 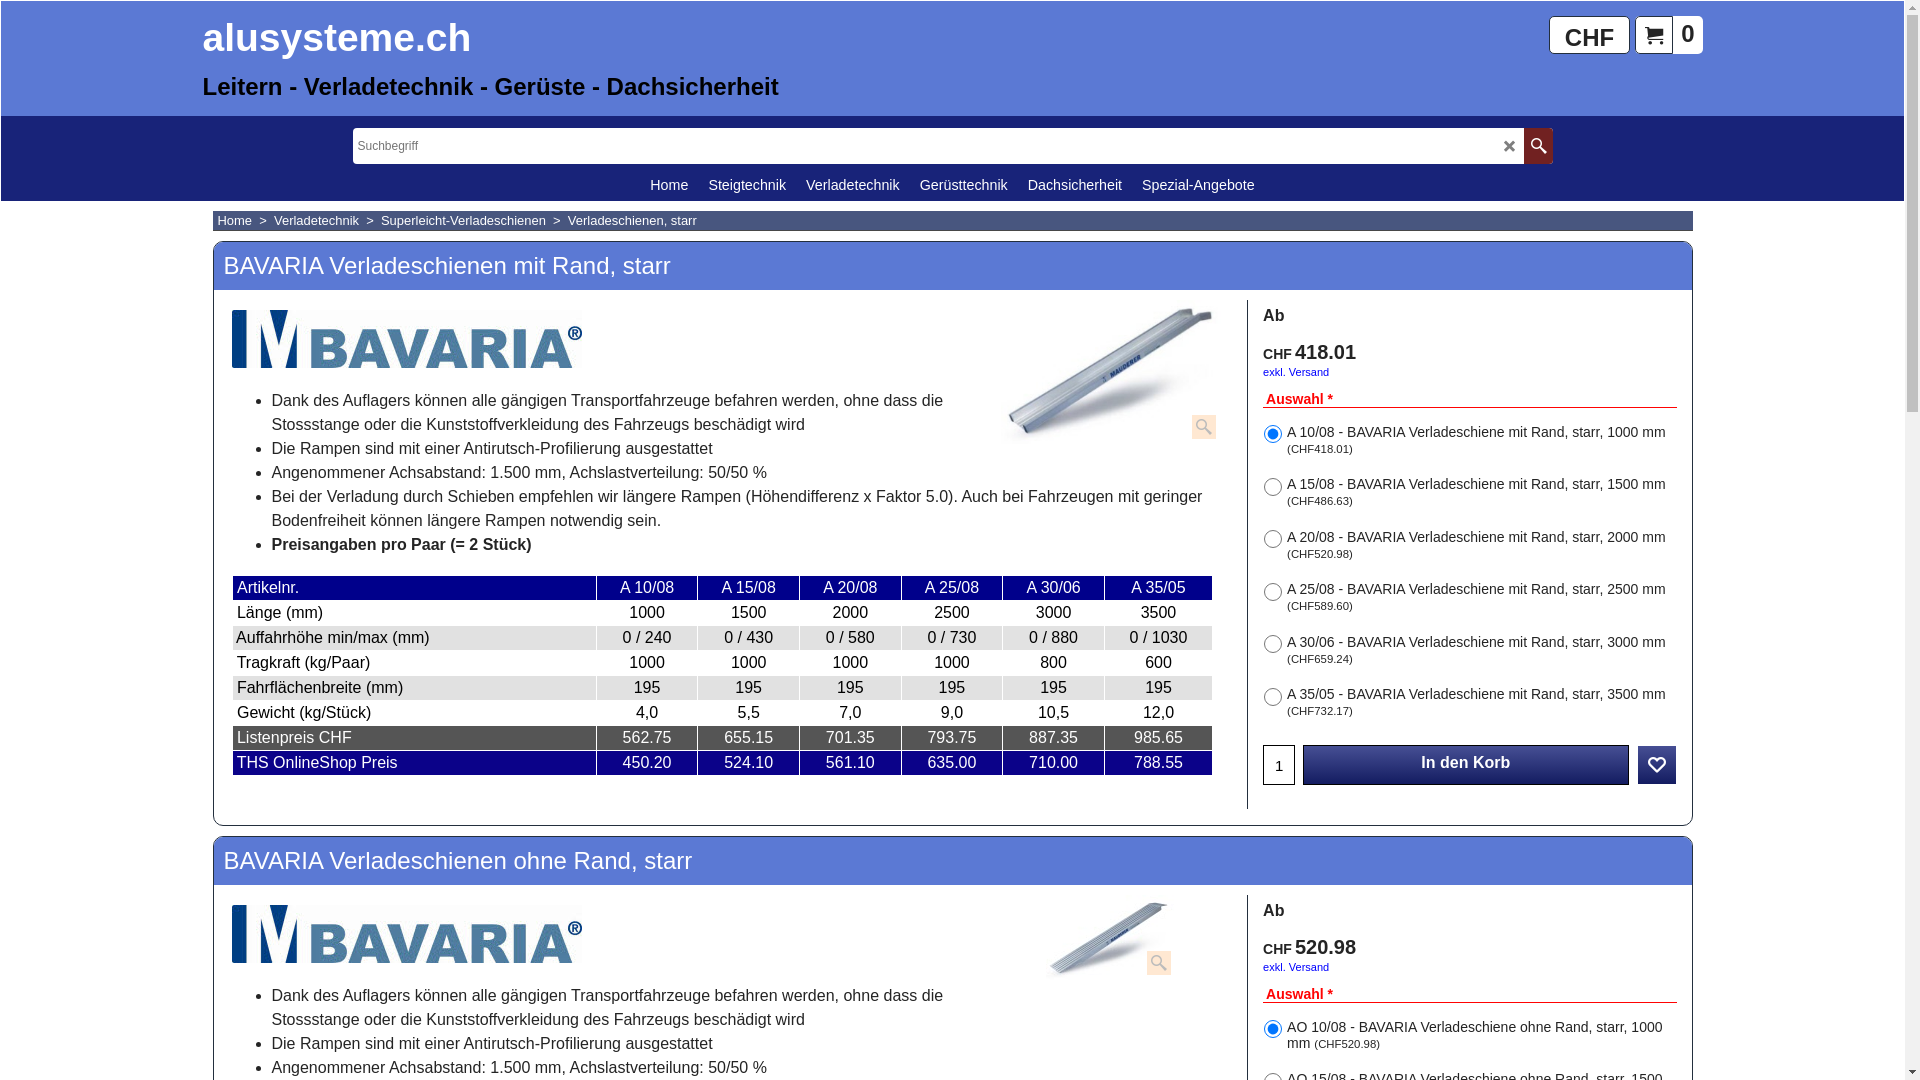 I want to click on 'alusysteme.ch', so click(x=339, y=40).